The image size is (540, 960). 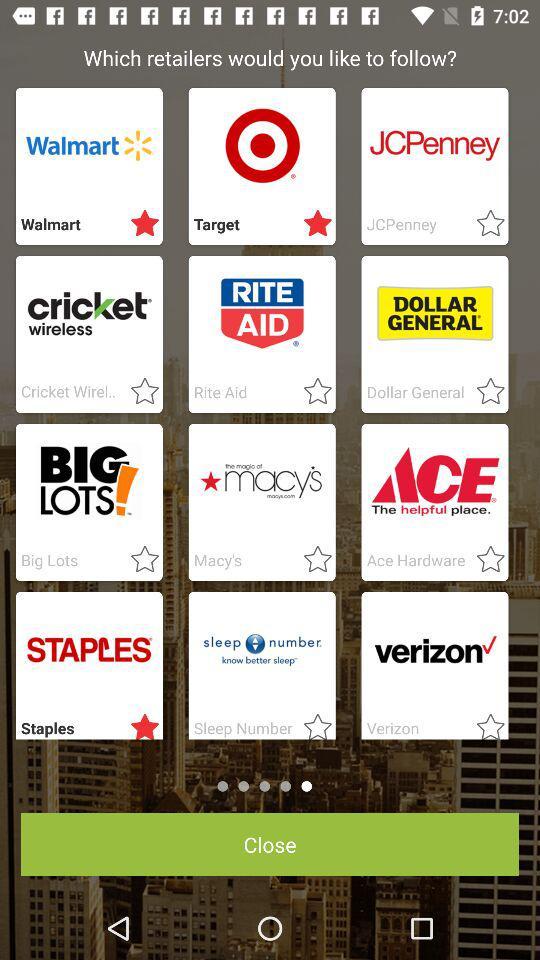 What do you see at coordinates (312, 560) in the screenshot?
I see `click favorite option` at bounding box center [312, 560].